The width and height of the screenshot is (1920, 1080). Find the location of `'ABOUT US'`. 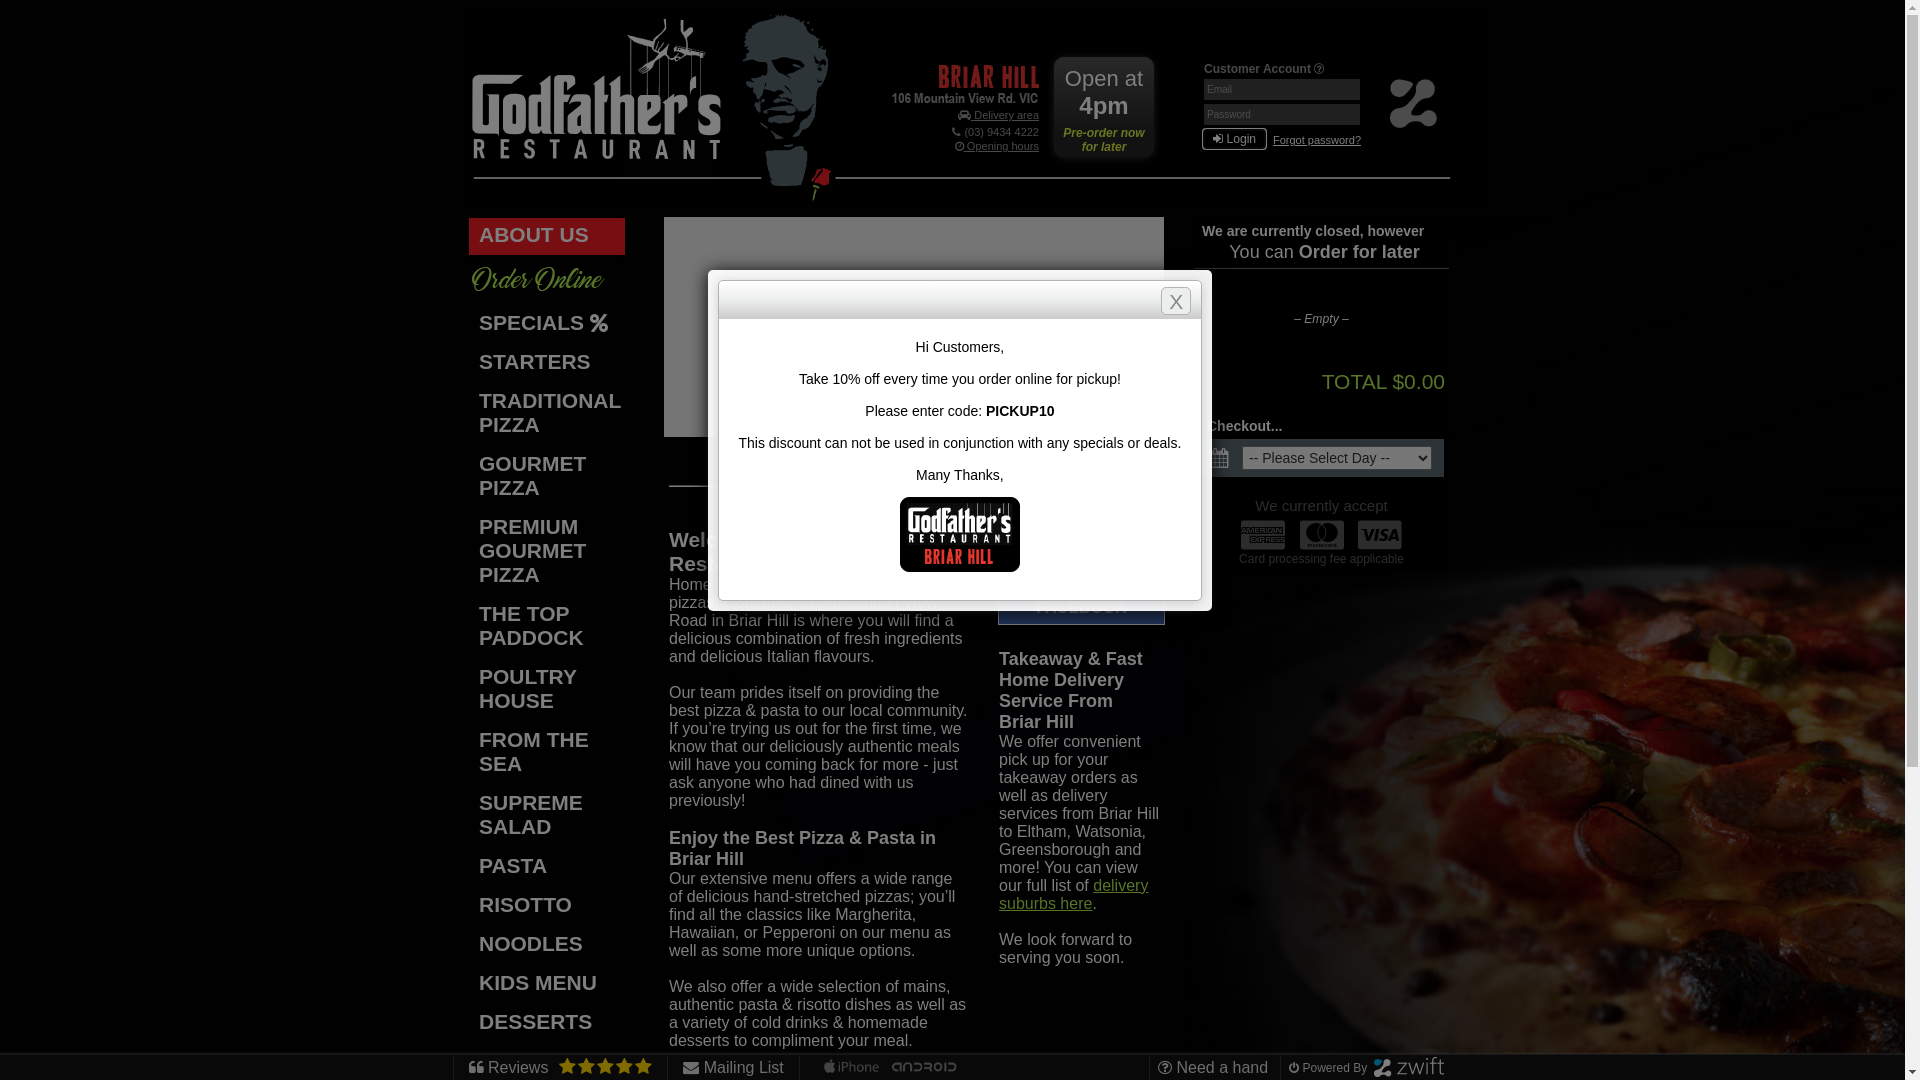

'ABOUT US' is located at coordinates (547, 235).